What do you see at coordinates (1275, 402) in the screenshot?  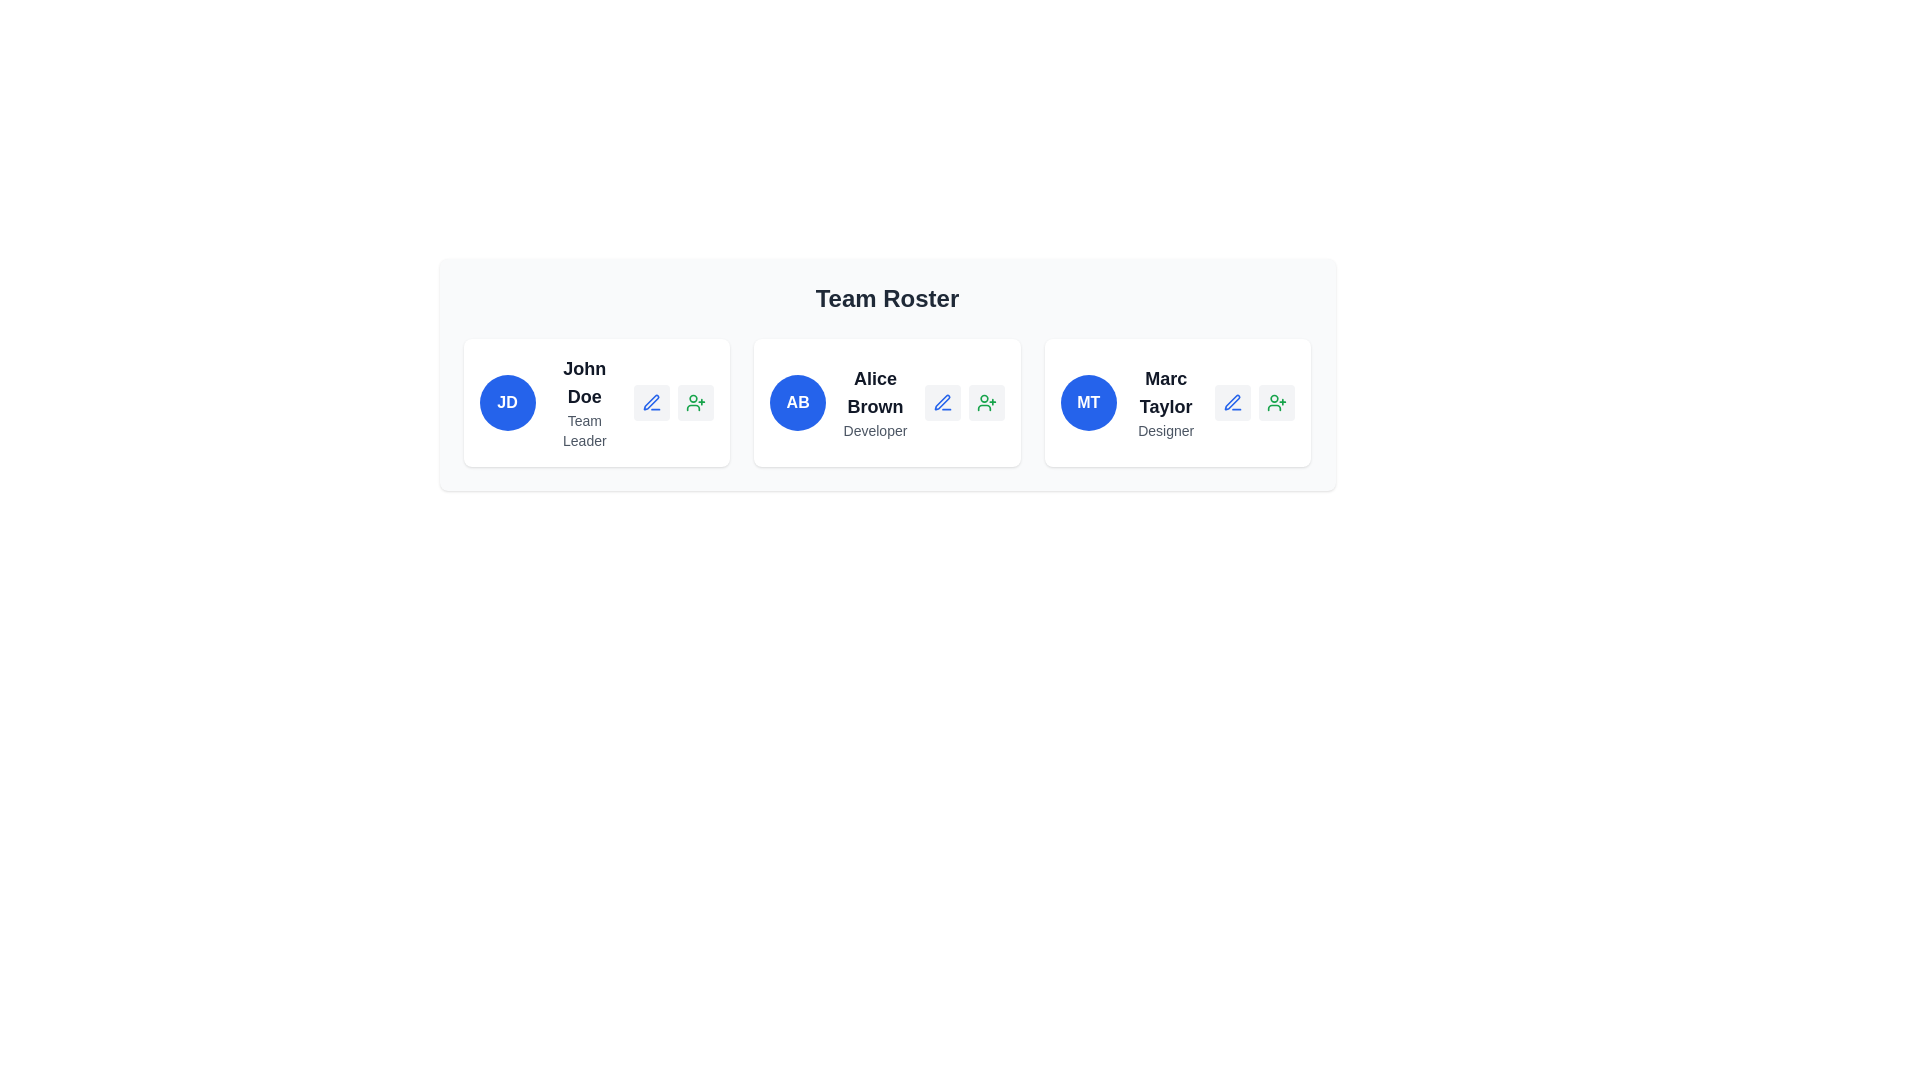 I see `the button located on the right side of the group of three interactions in the card for 'Marc Taylor'` at bounding box center [1275, 402].